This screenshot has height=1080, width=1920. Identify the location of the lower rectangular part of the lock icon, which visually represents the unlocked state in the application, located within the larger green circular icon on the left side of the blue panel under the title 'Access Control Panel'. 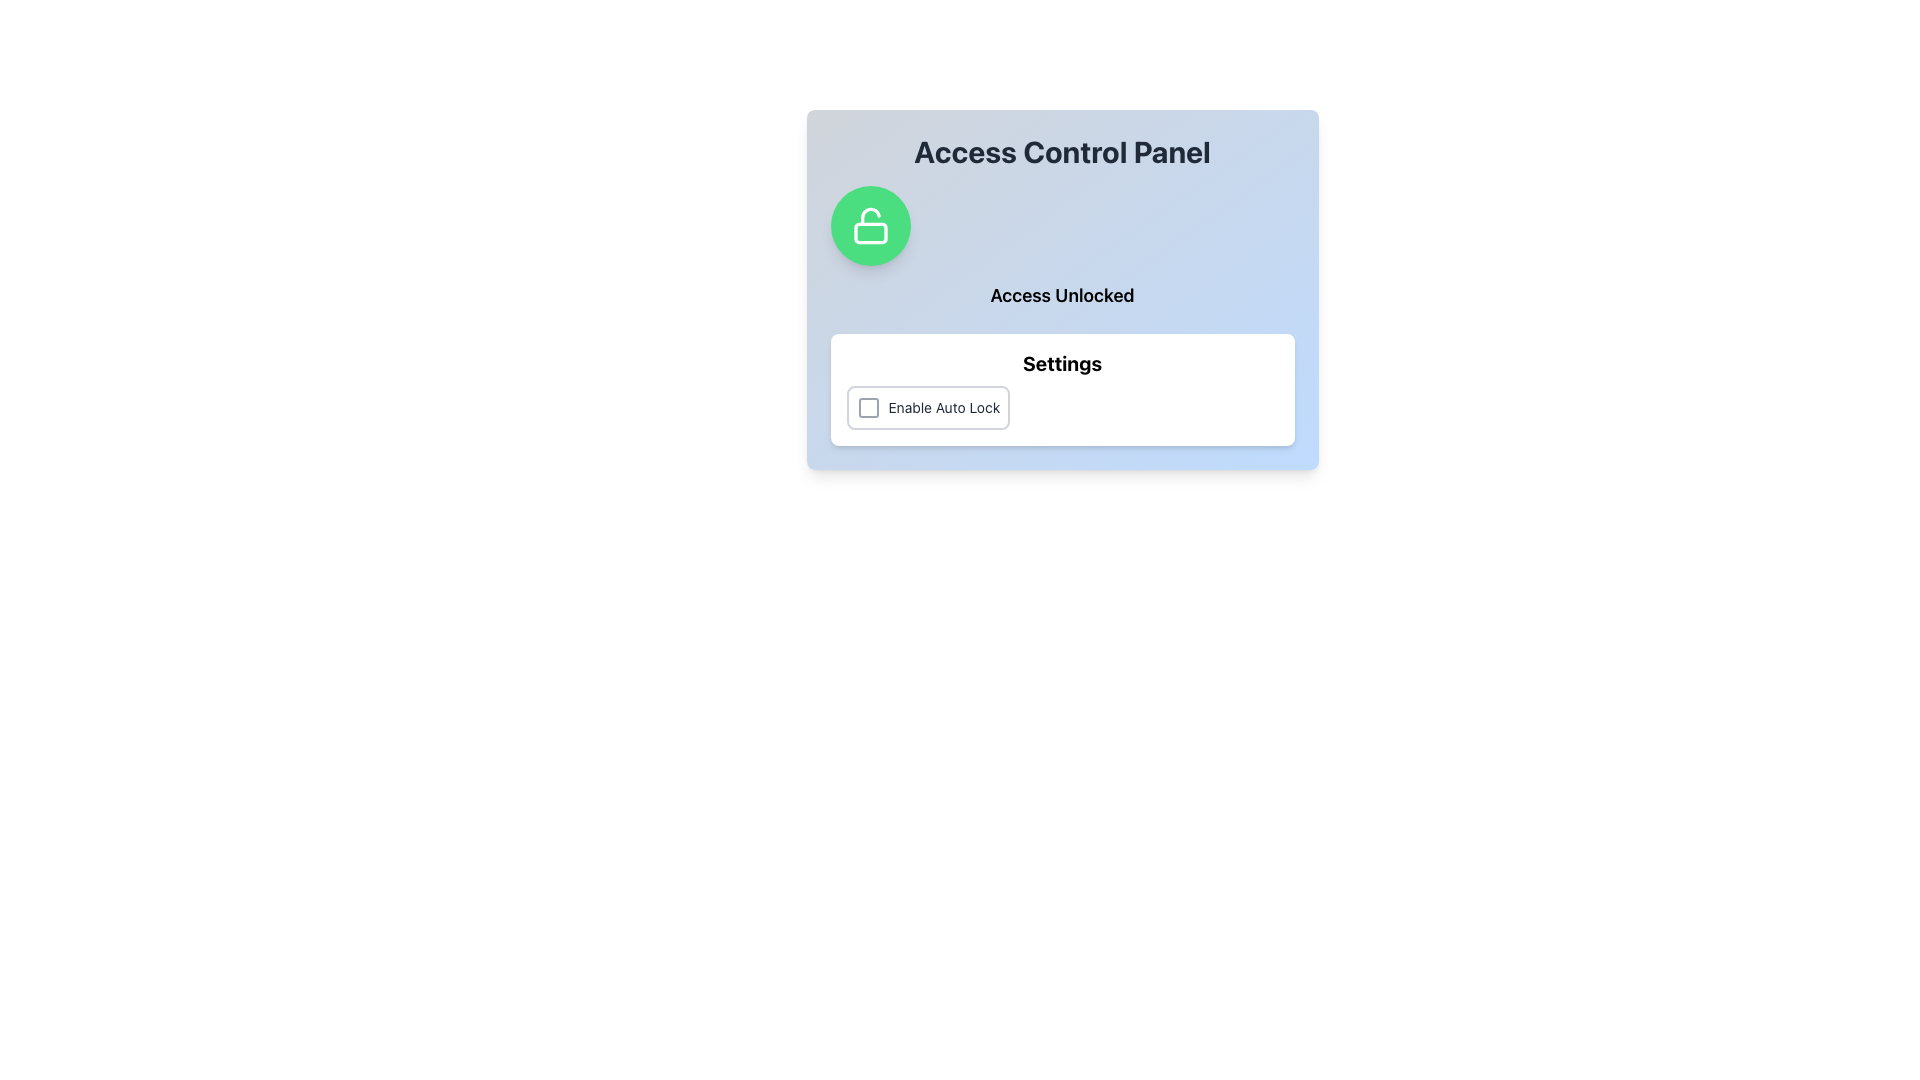
(870, 232).